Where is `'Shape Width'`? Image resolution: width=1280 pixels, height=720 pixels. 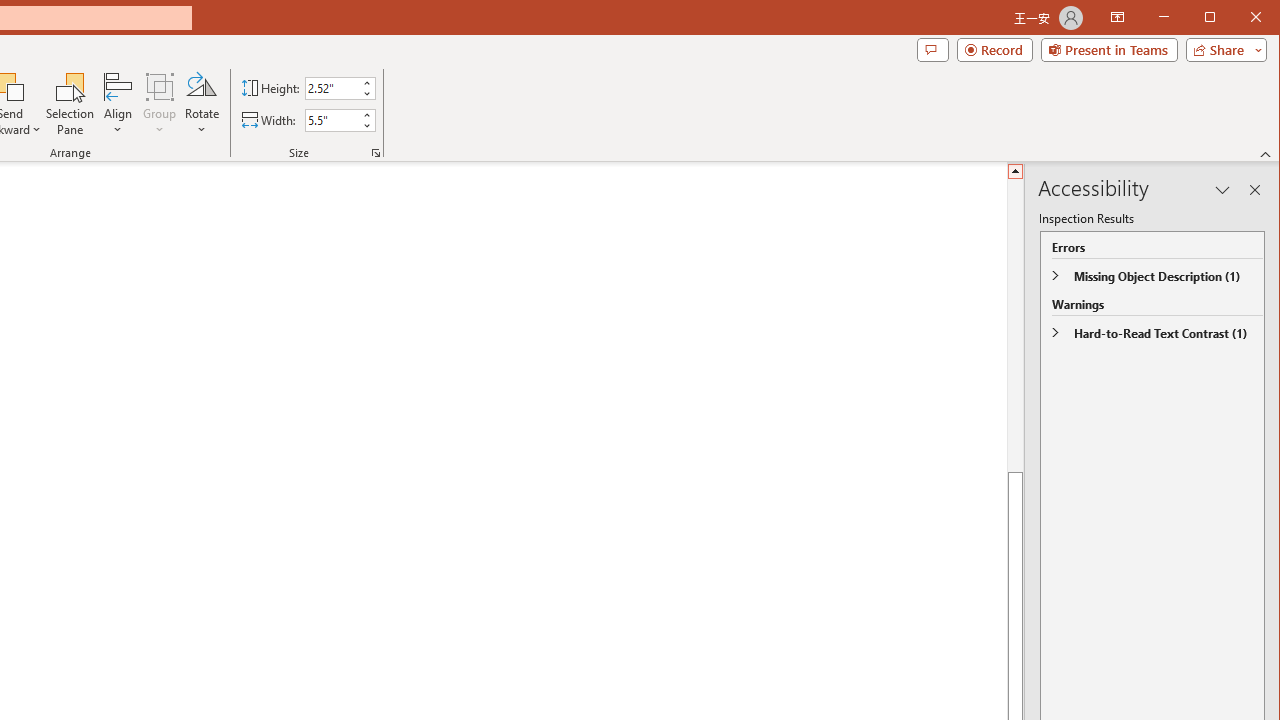
'Shape Width' is located at coordinates (332, 120).